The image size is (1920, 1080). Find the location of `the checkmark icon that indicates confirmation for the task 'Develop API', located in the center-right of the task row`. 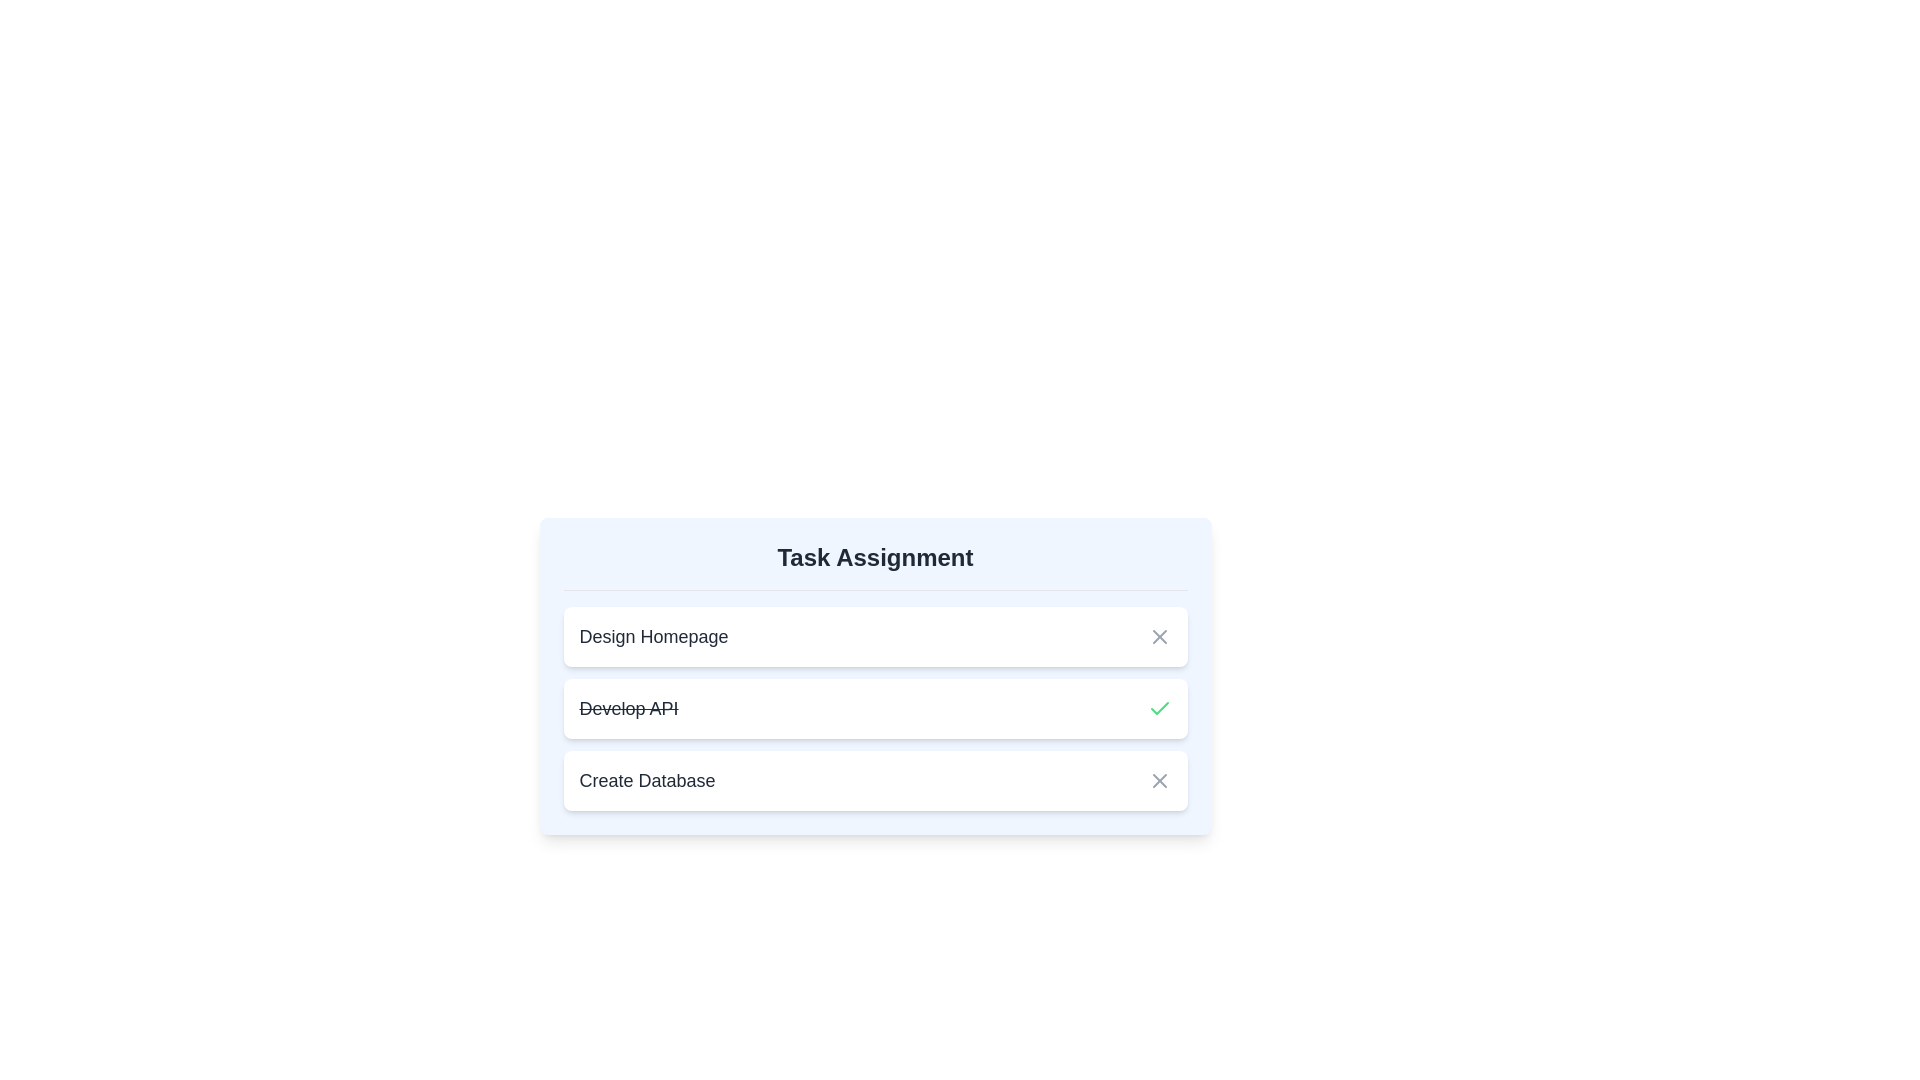

the checkmark icon that indicates confirmation for the task 'Develop API', located in the center-right of the task row is located at coordinates (1159, 707).